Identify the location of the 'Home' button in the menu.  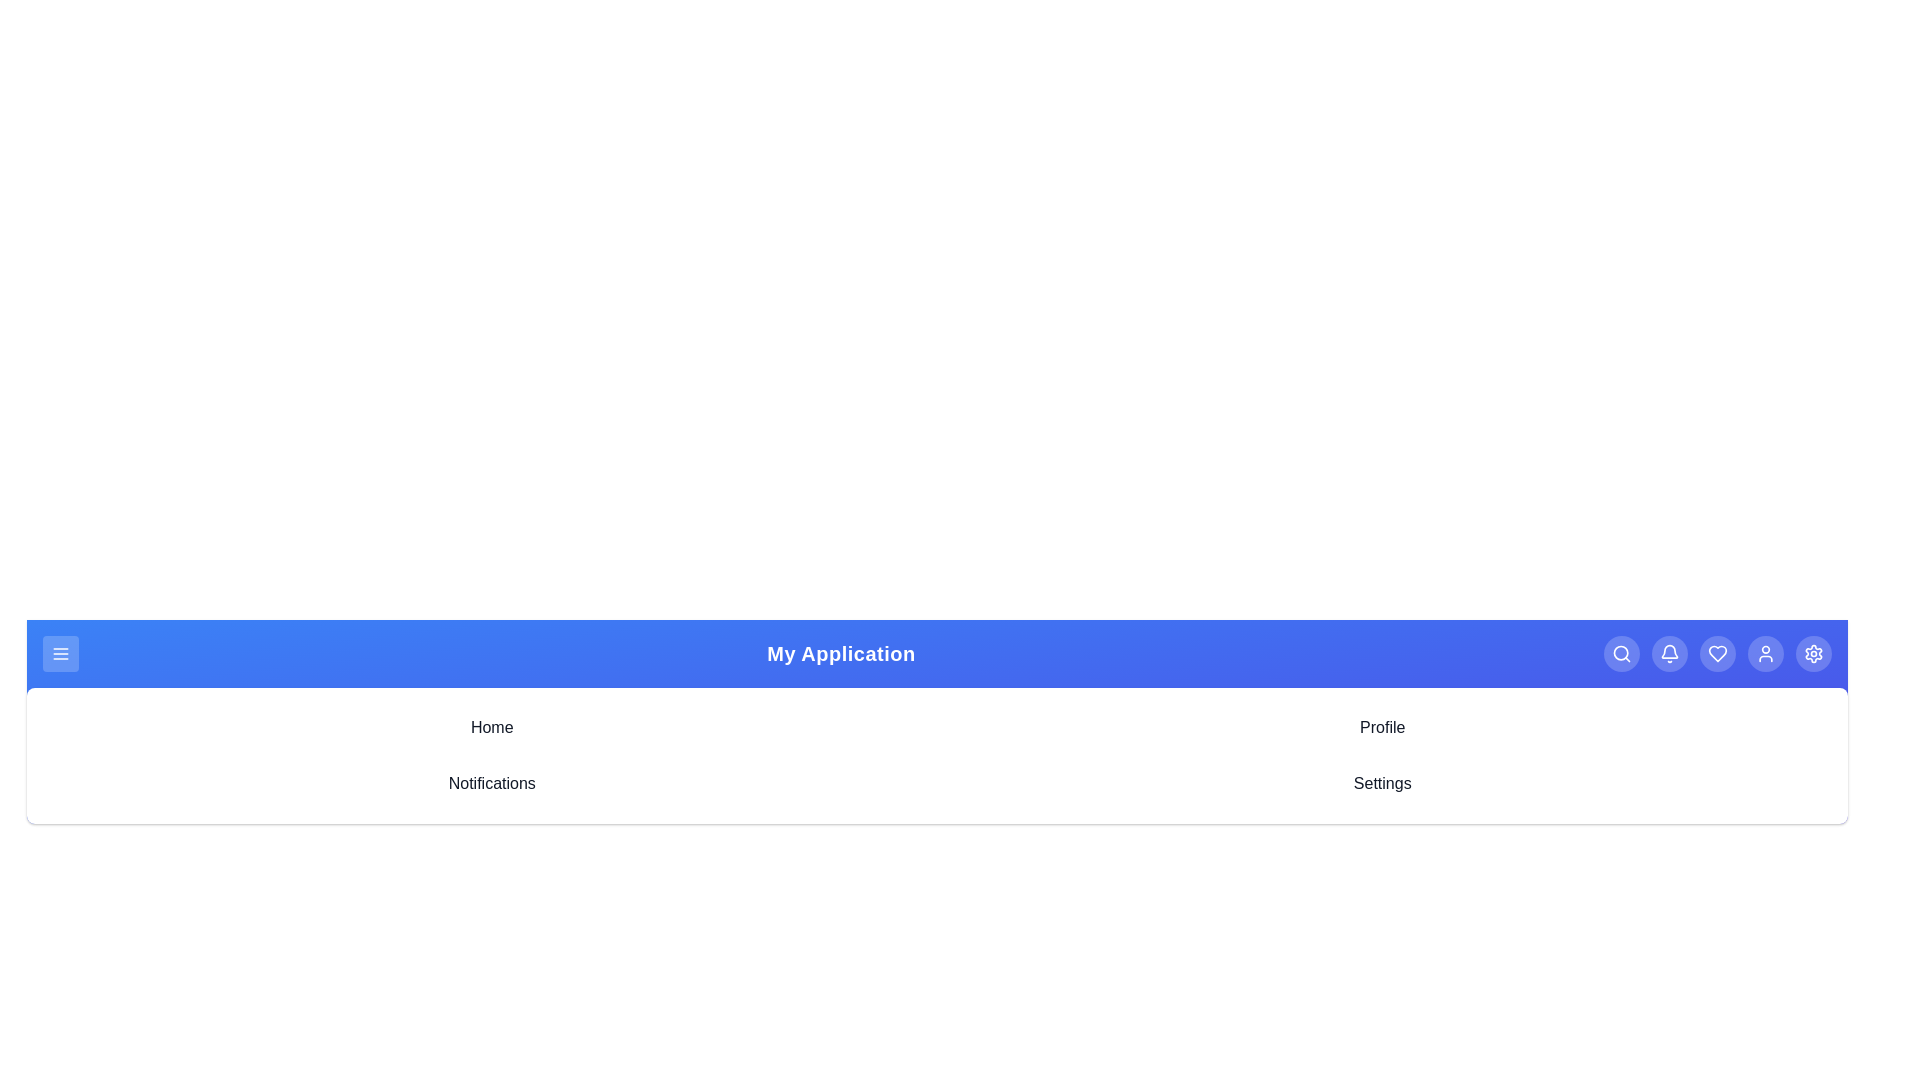
(492, 728).